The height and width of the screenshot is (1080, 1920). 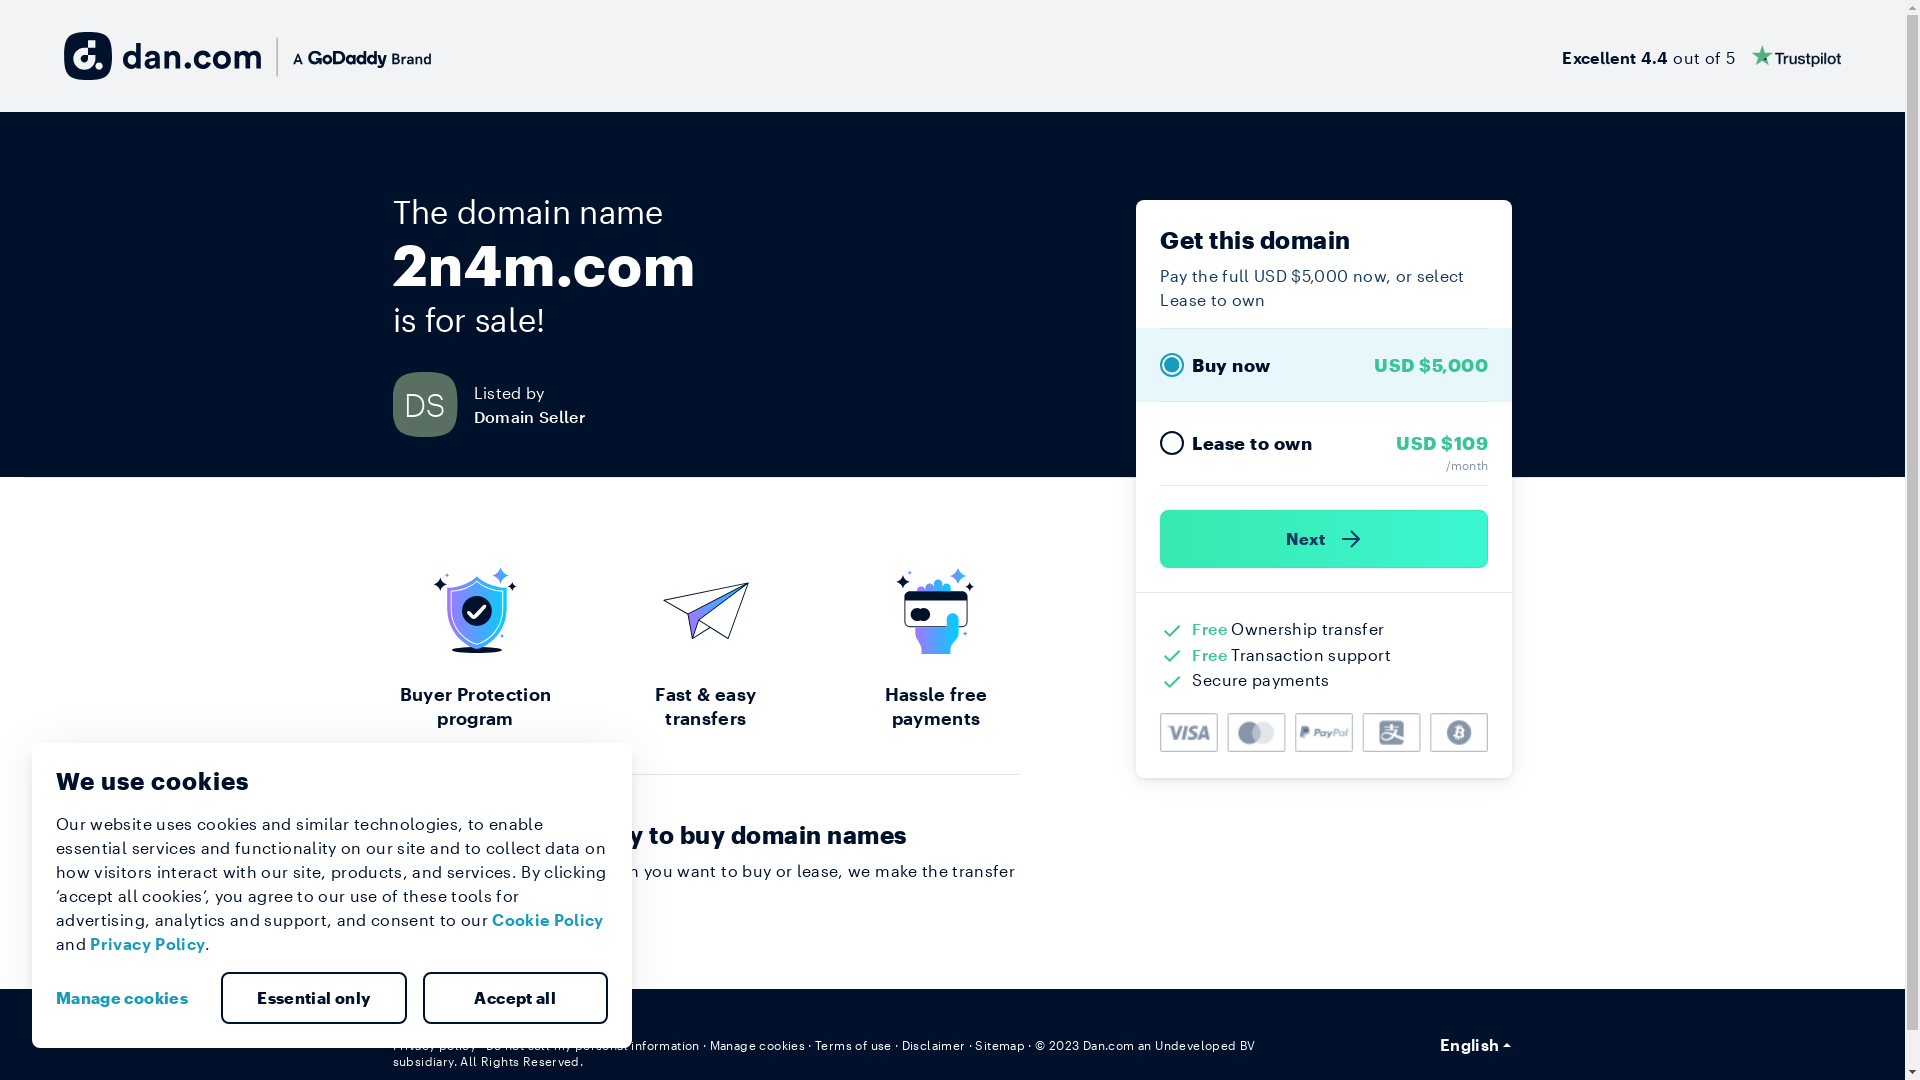 I want to click on 'Privacy Policy', so click(x=146, y=943).